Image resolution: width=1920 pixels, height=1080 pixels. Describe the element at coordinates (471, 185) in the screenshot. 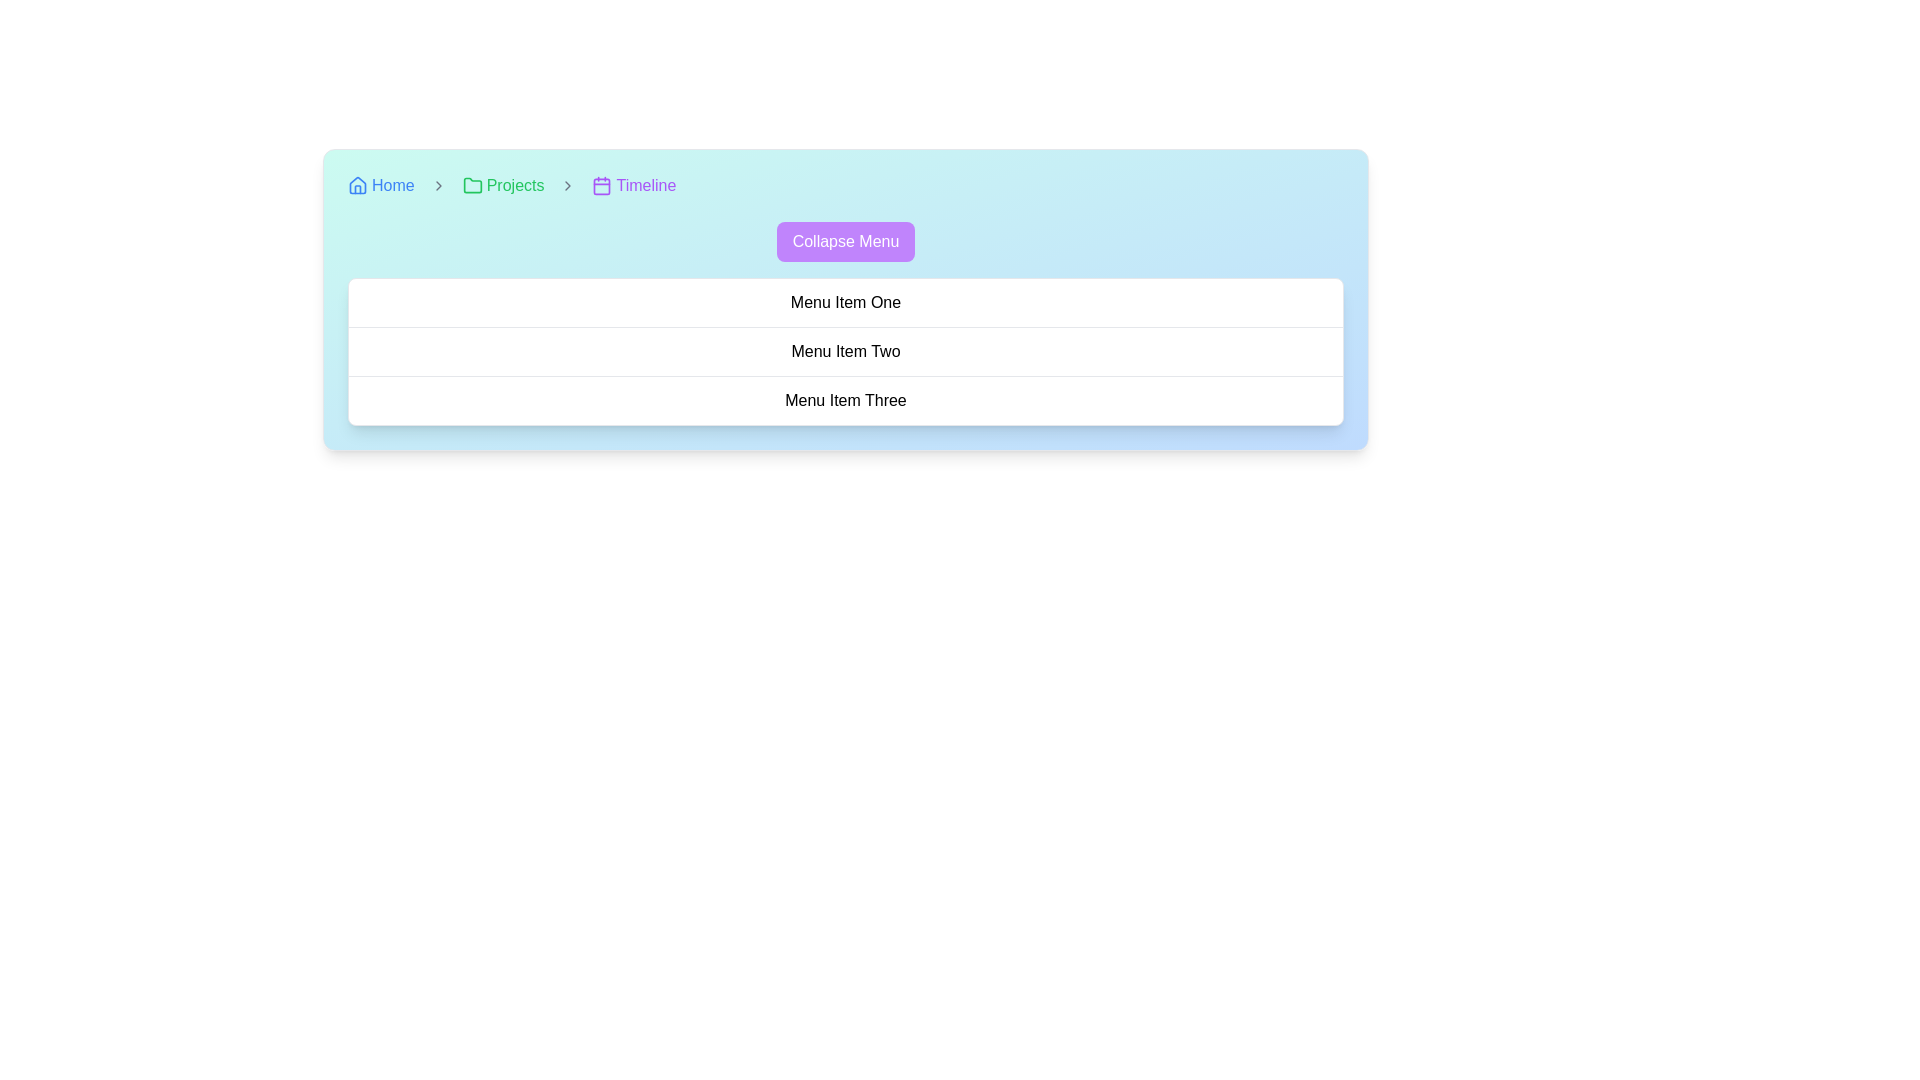

I see `the folder icon in the breadcrumb navigation bar next to the text 'Projects'` at that location.